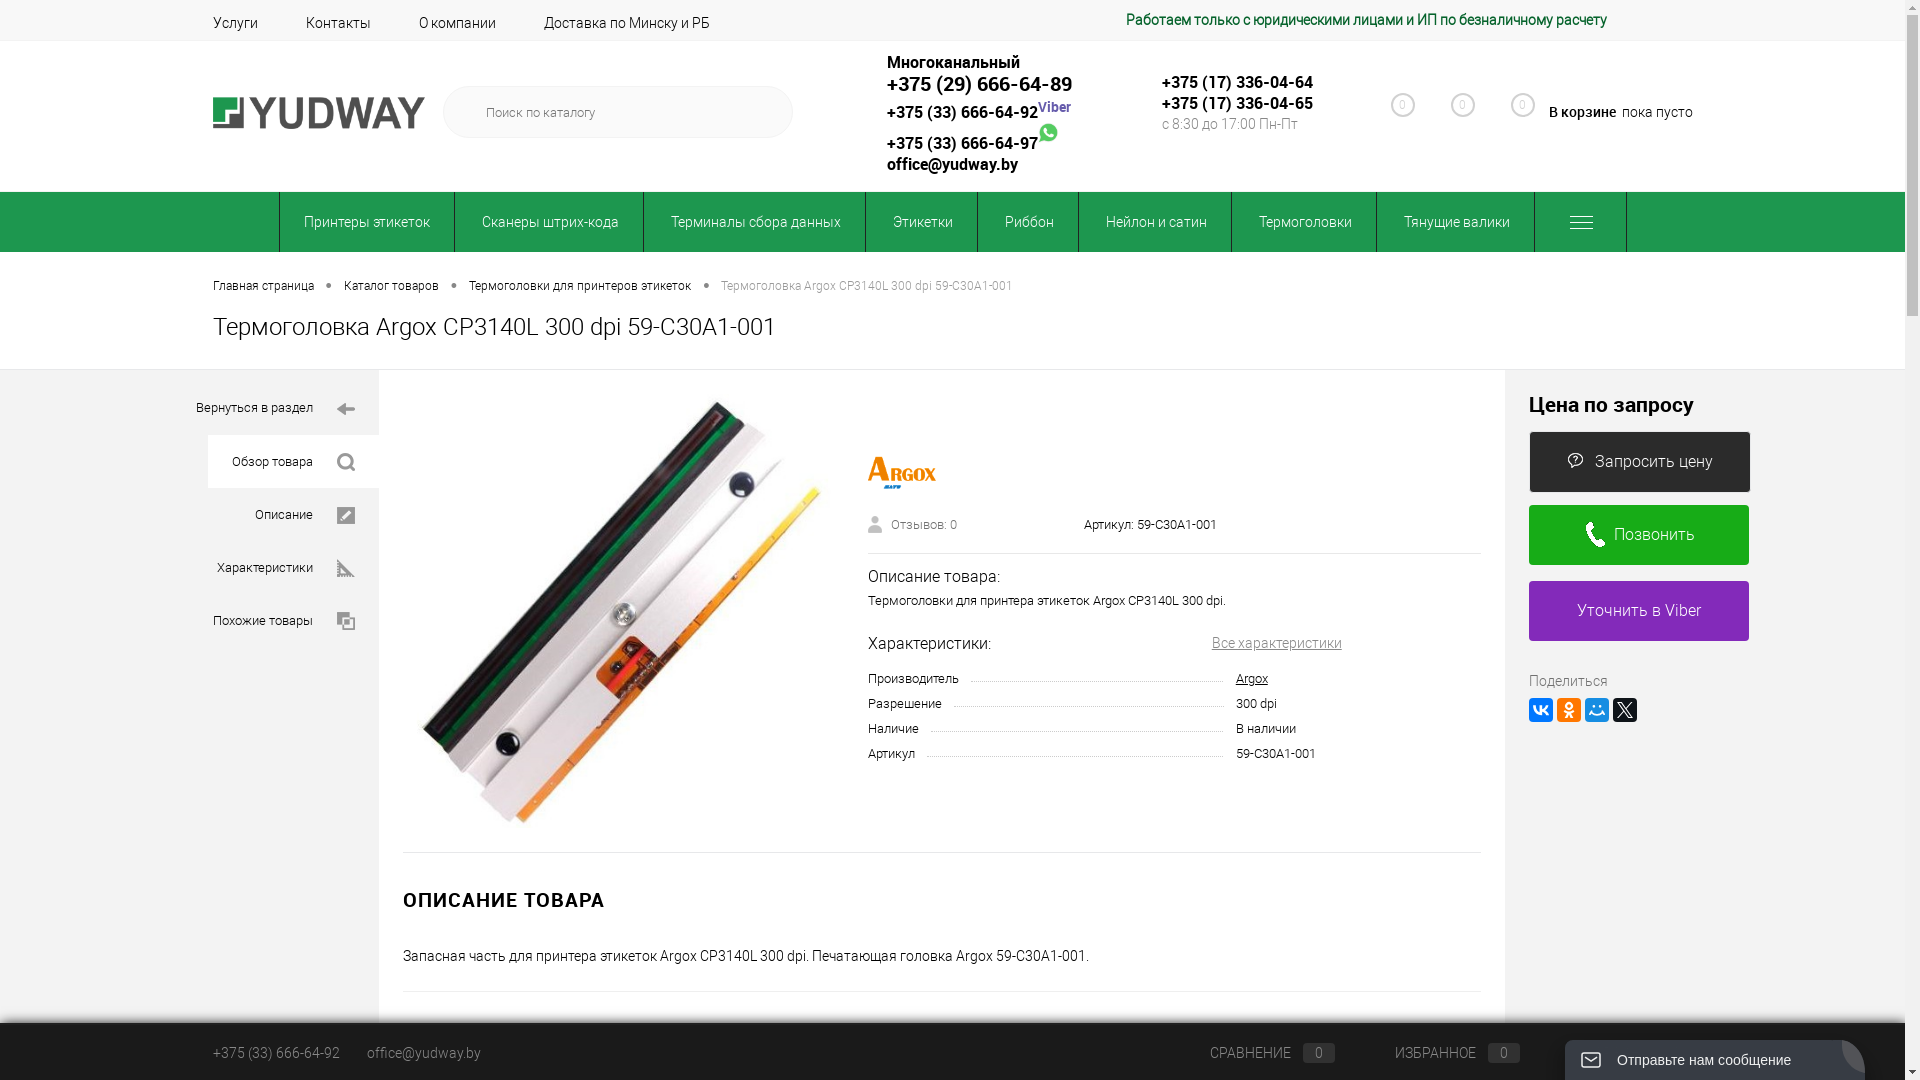  What do you see at coordinates (1512, 112) in the screenshot?
I see `'0'` at bounding box center [1512, 112].